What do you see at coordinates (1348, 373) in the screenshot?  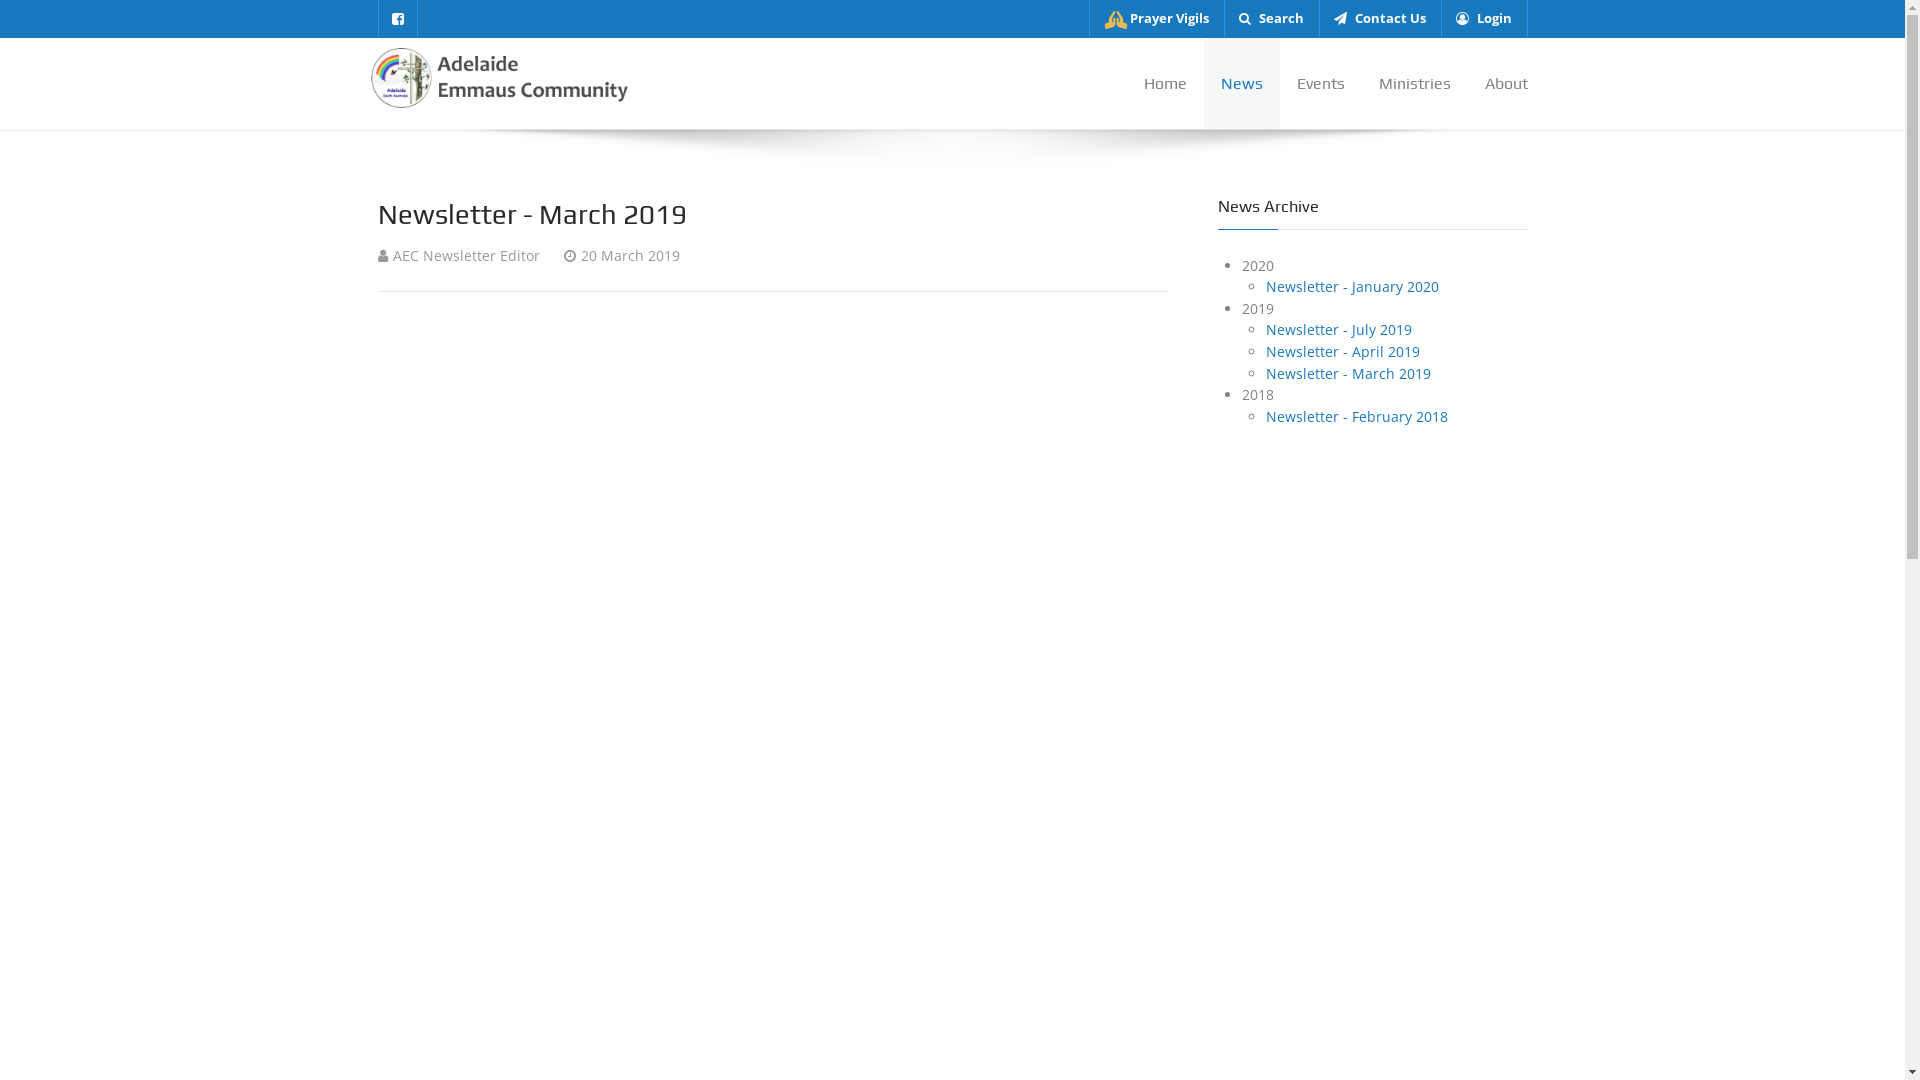 I see `'Newsletter - March 2019'` at bounding box center [1348, 373].